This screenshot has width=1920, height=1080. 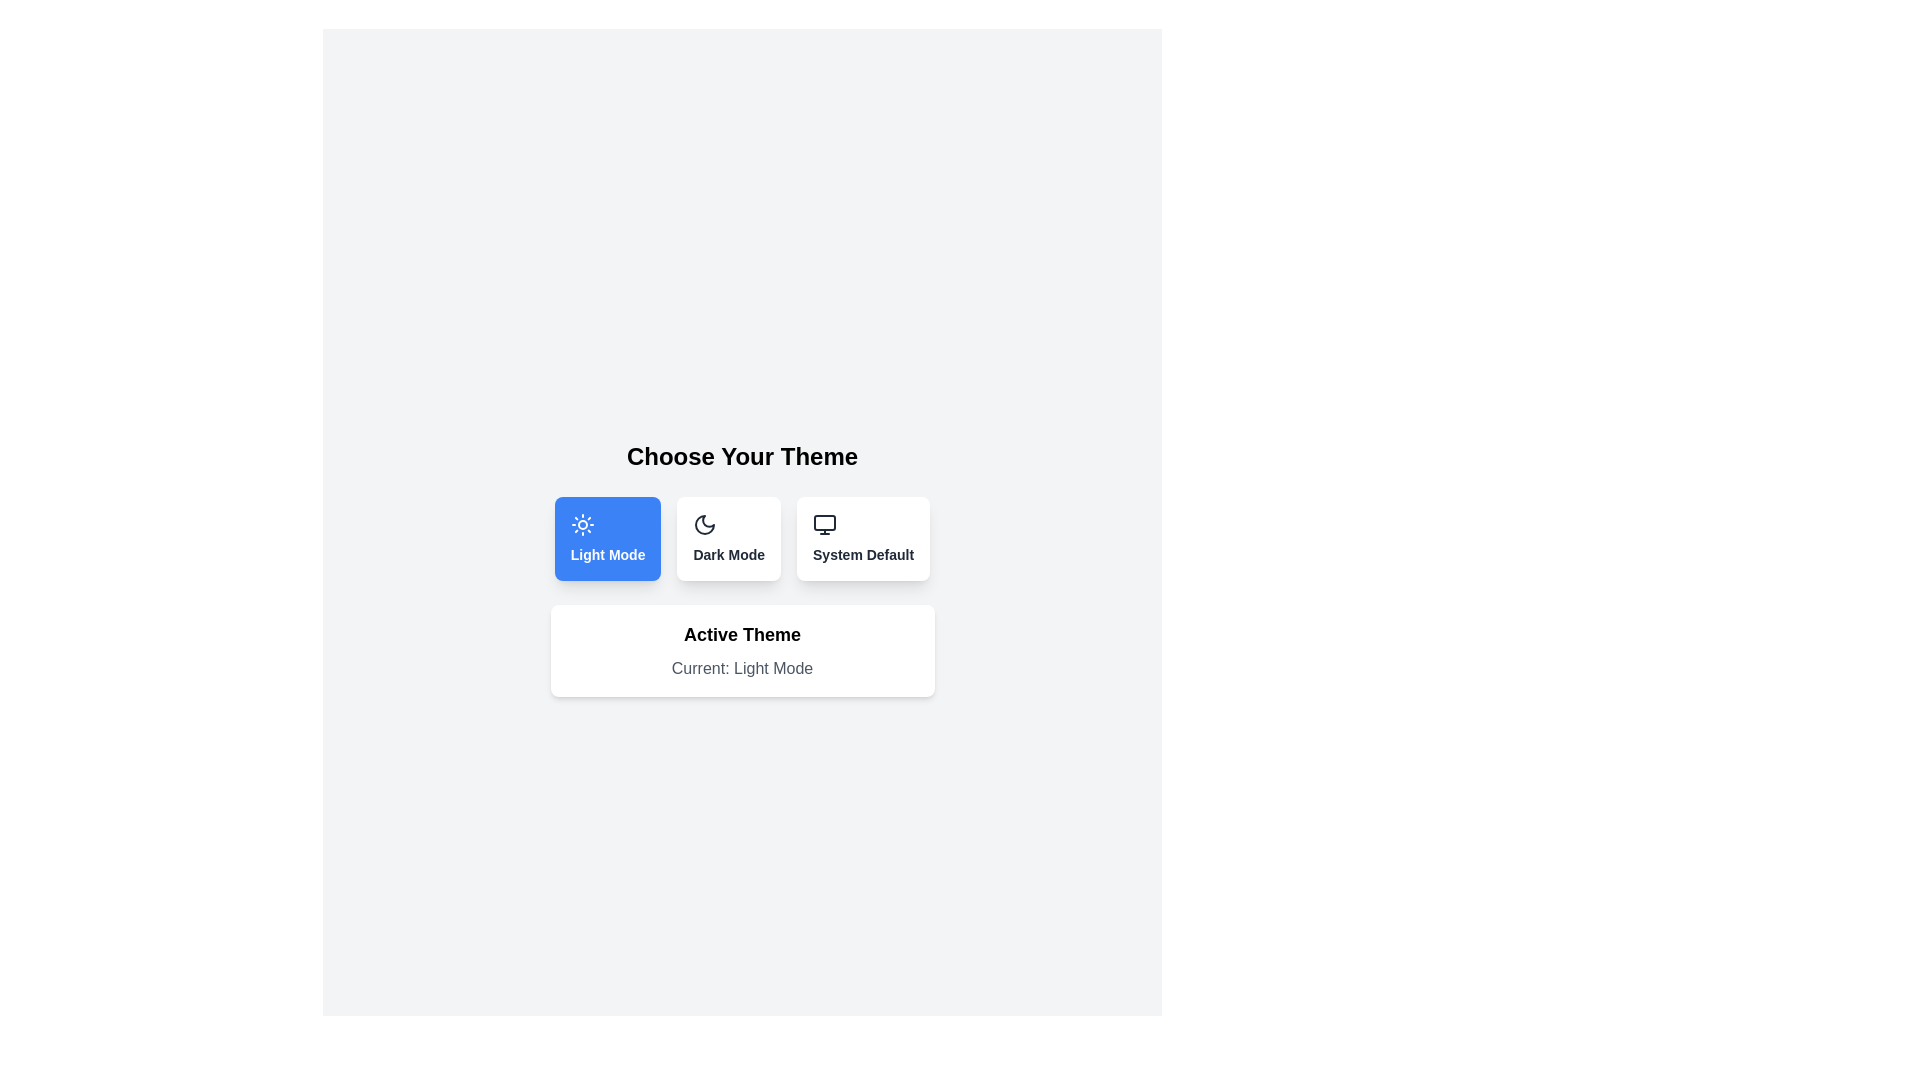 What do you see at coordinates (863, 538) in the screenshot?
I see `the theme button corresponding to System Default to select it` at bounding box center [863, 538].